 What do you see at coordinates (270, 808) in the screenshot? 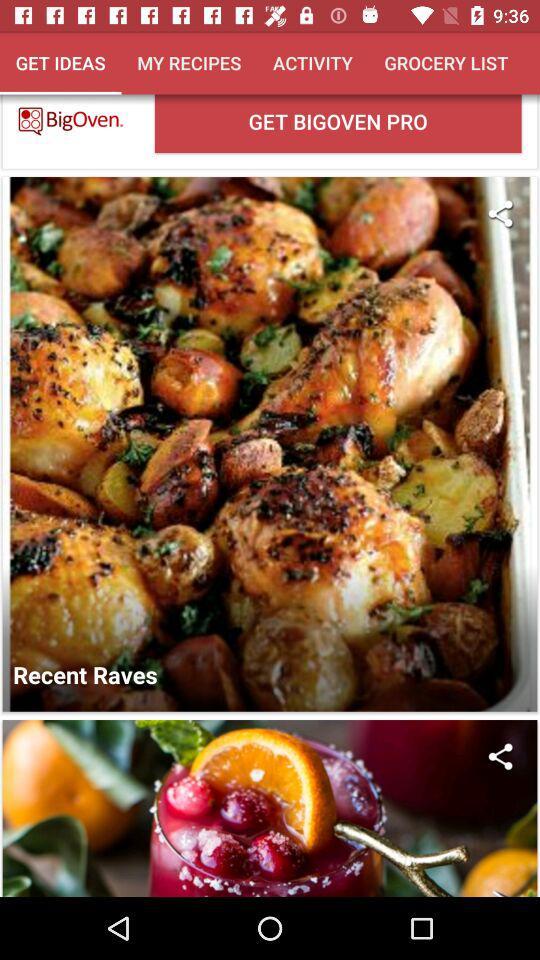
I see `image click option` at bounding box center [270, 808].